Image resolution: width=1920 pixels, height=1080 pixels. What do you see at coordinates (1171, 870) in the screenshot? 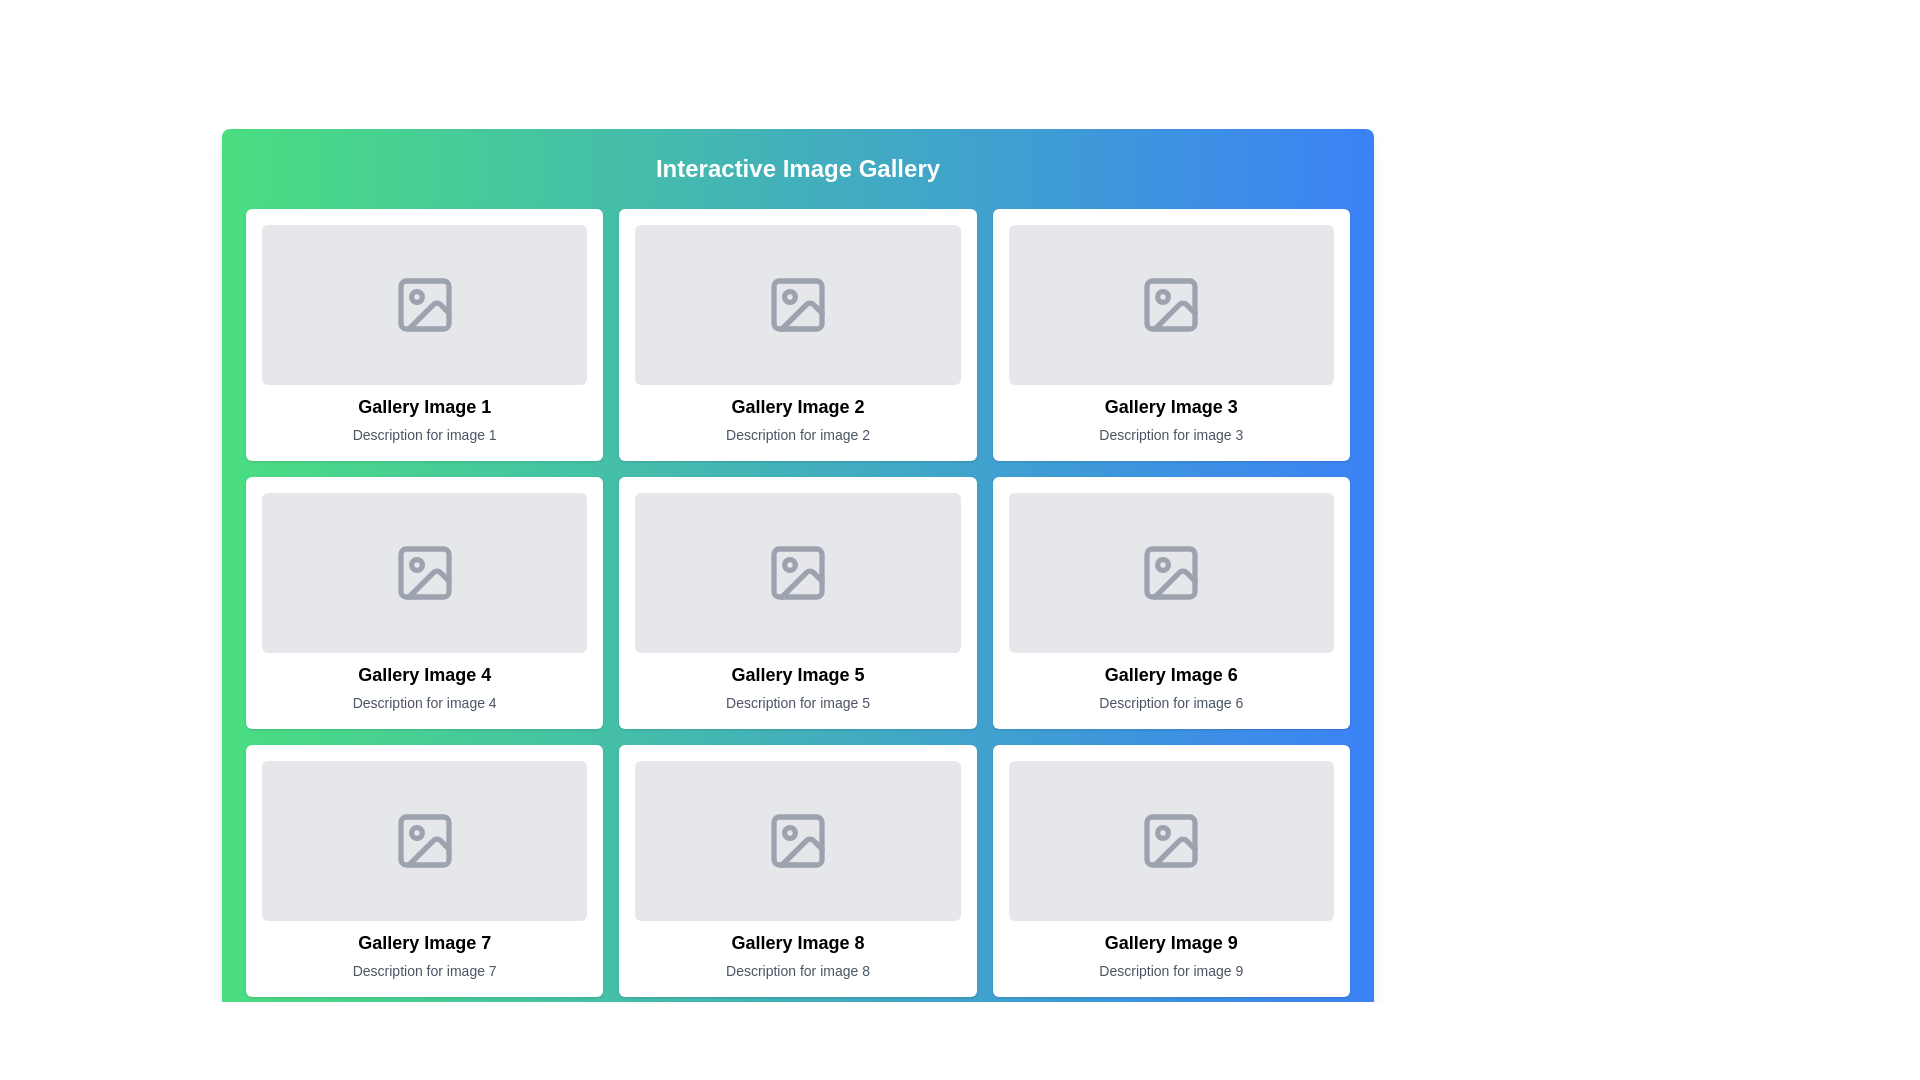
I see `the gallery image placeholder located in the bottom-right corner of the 3x3 grid layout, identified as 'Gallery Image 8'` at bounding box center [1171, 870].